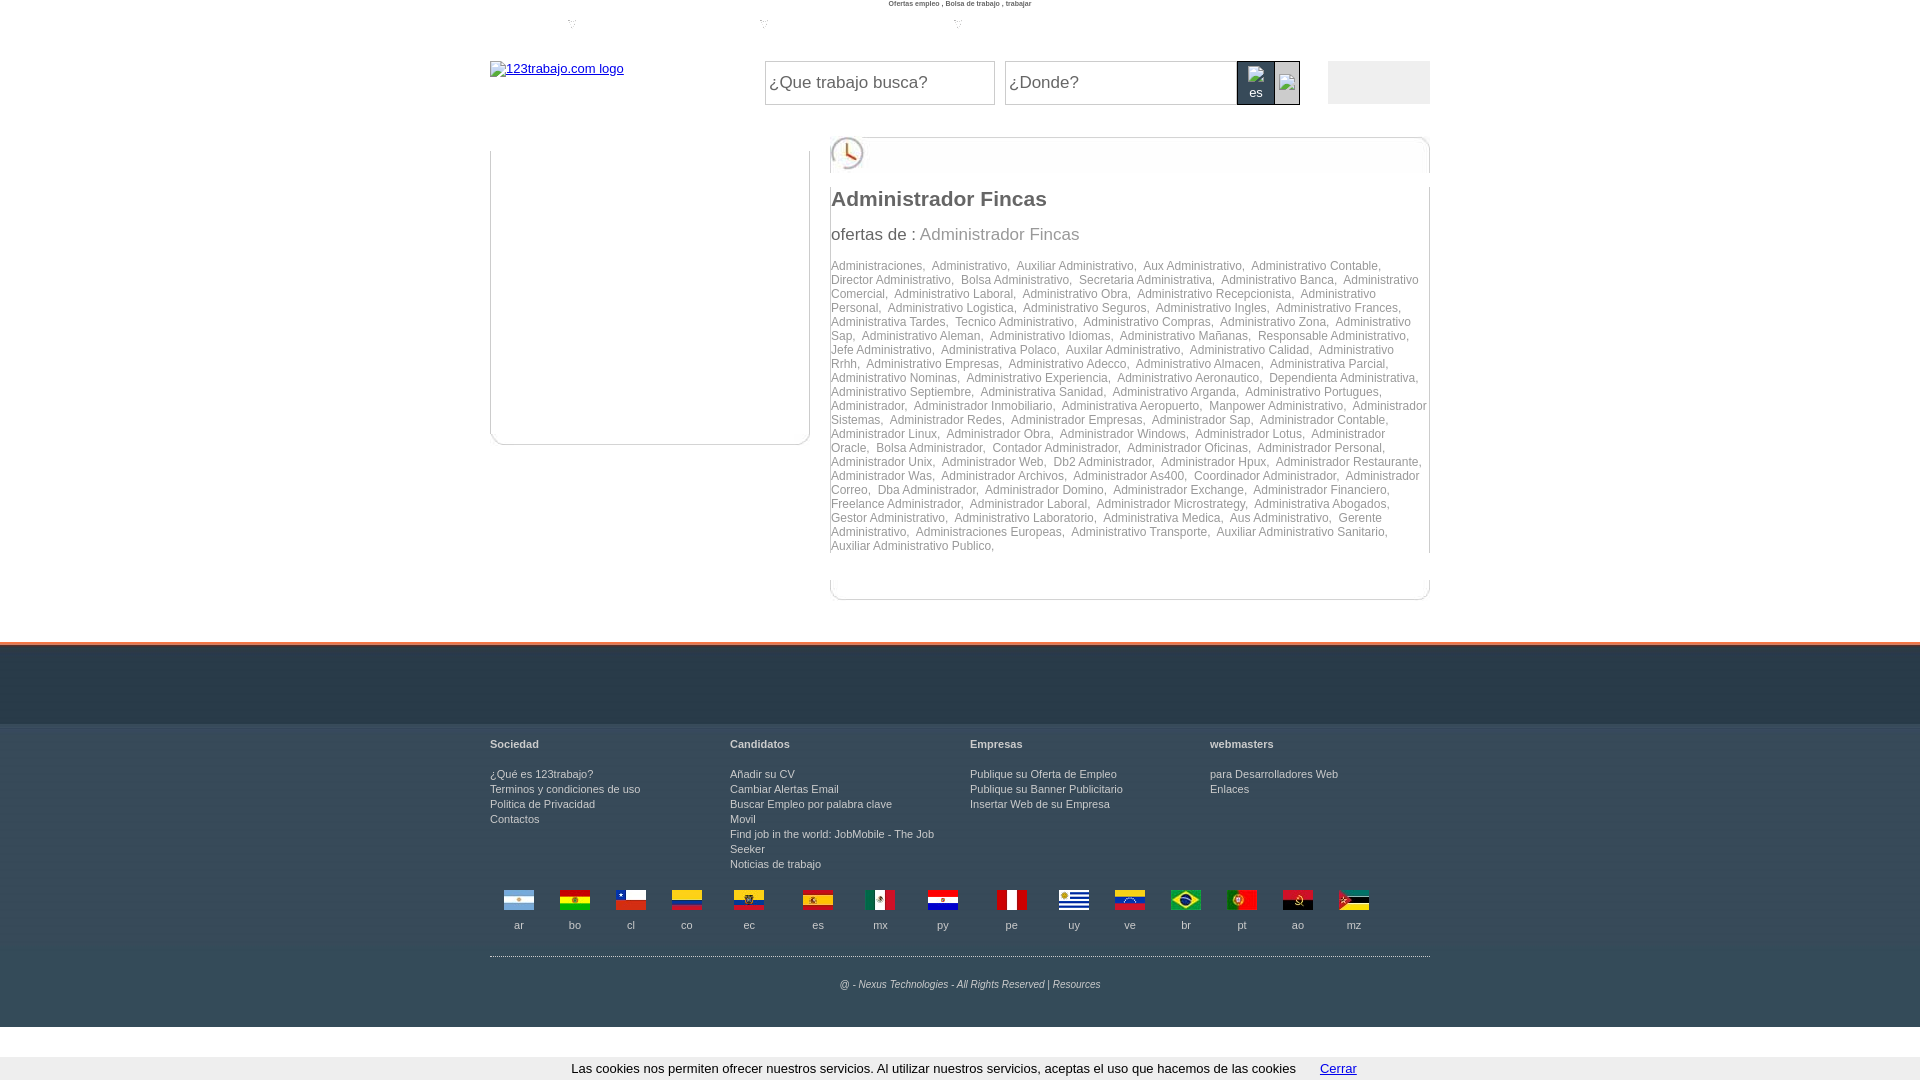 The height and width of the screenshot is (1080, 1920). What do you see at coordinates (1335, 334) in the screenshot?
I see `'Responsable Administrativo, '` at bounding box center [1335, 334].